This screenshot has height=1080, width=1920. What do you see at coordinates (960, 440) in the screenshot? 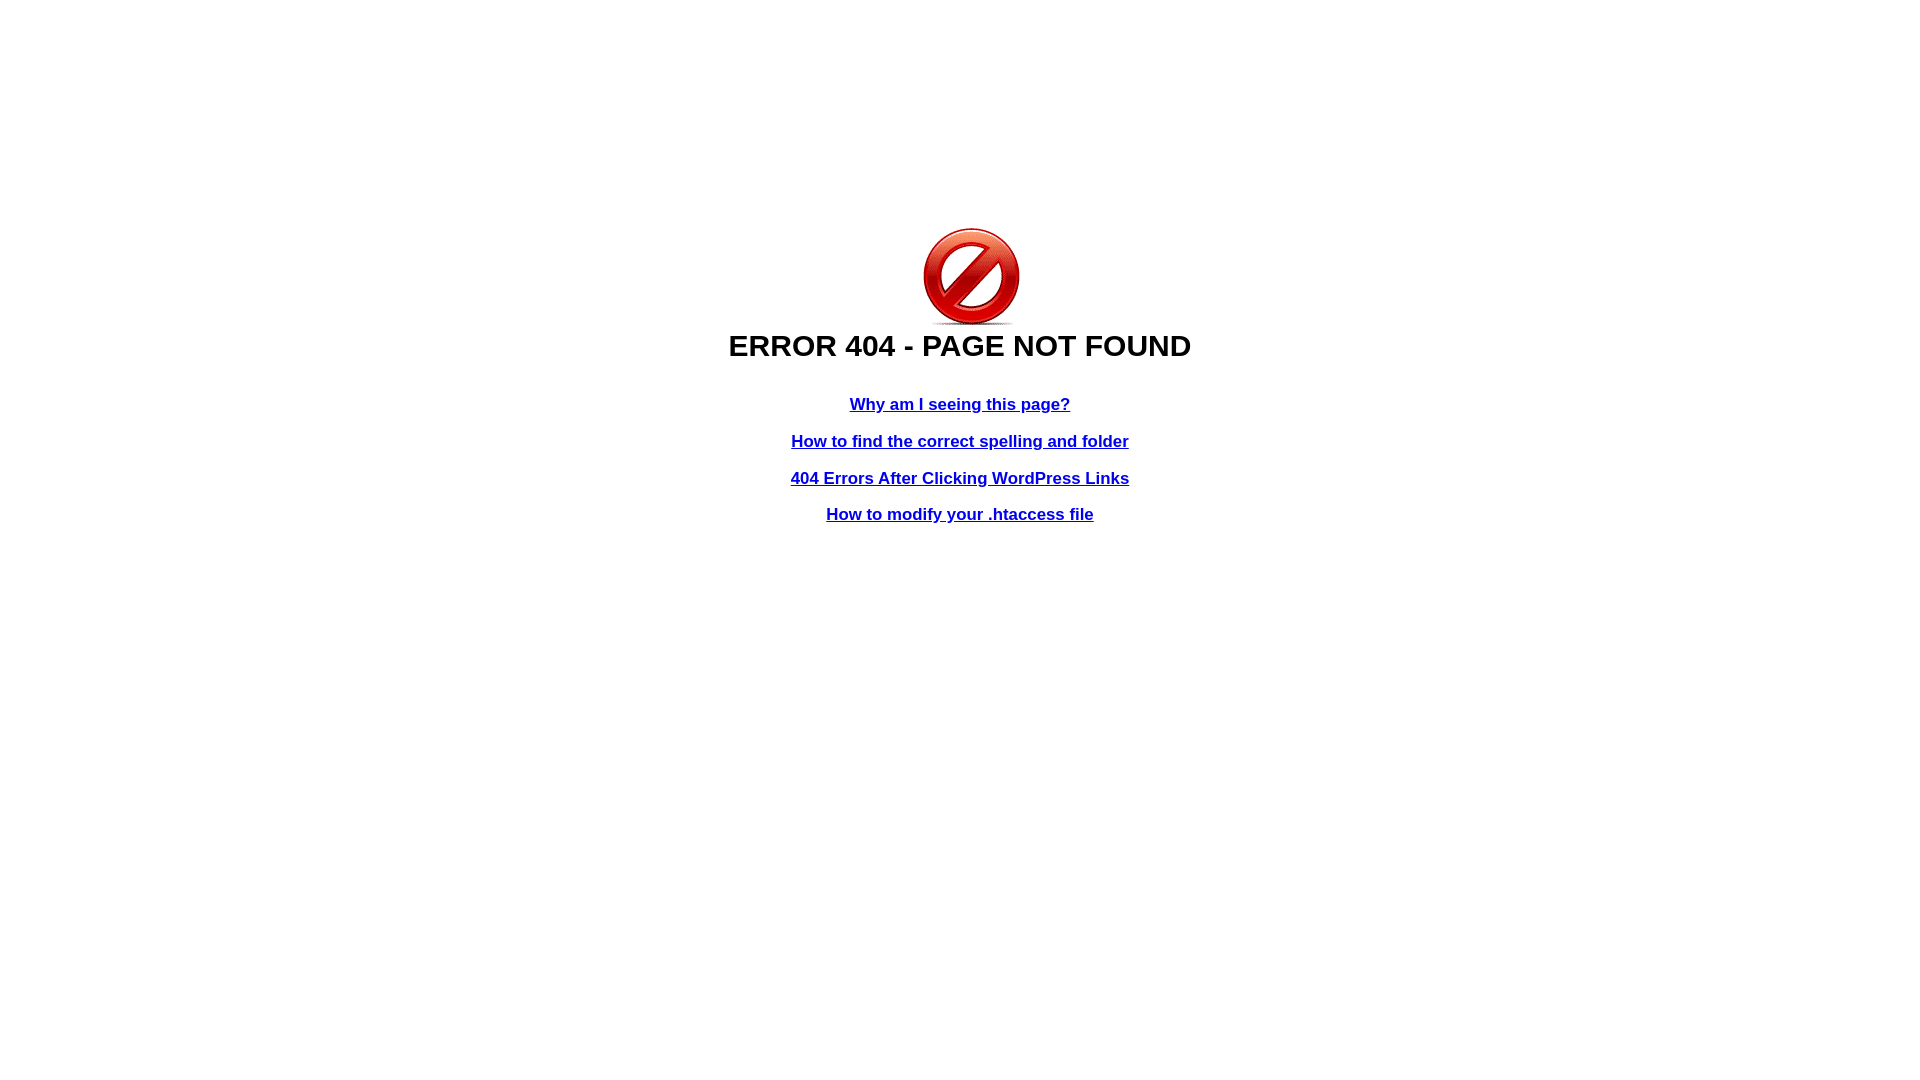
I see `'How to find the correct spelling and folder'` at bounding box center [960, 440].